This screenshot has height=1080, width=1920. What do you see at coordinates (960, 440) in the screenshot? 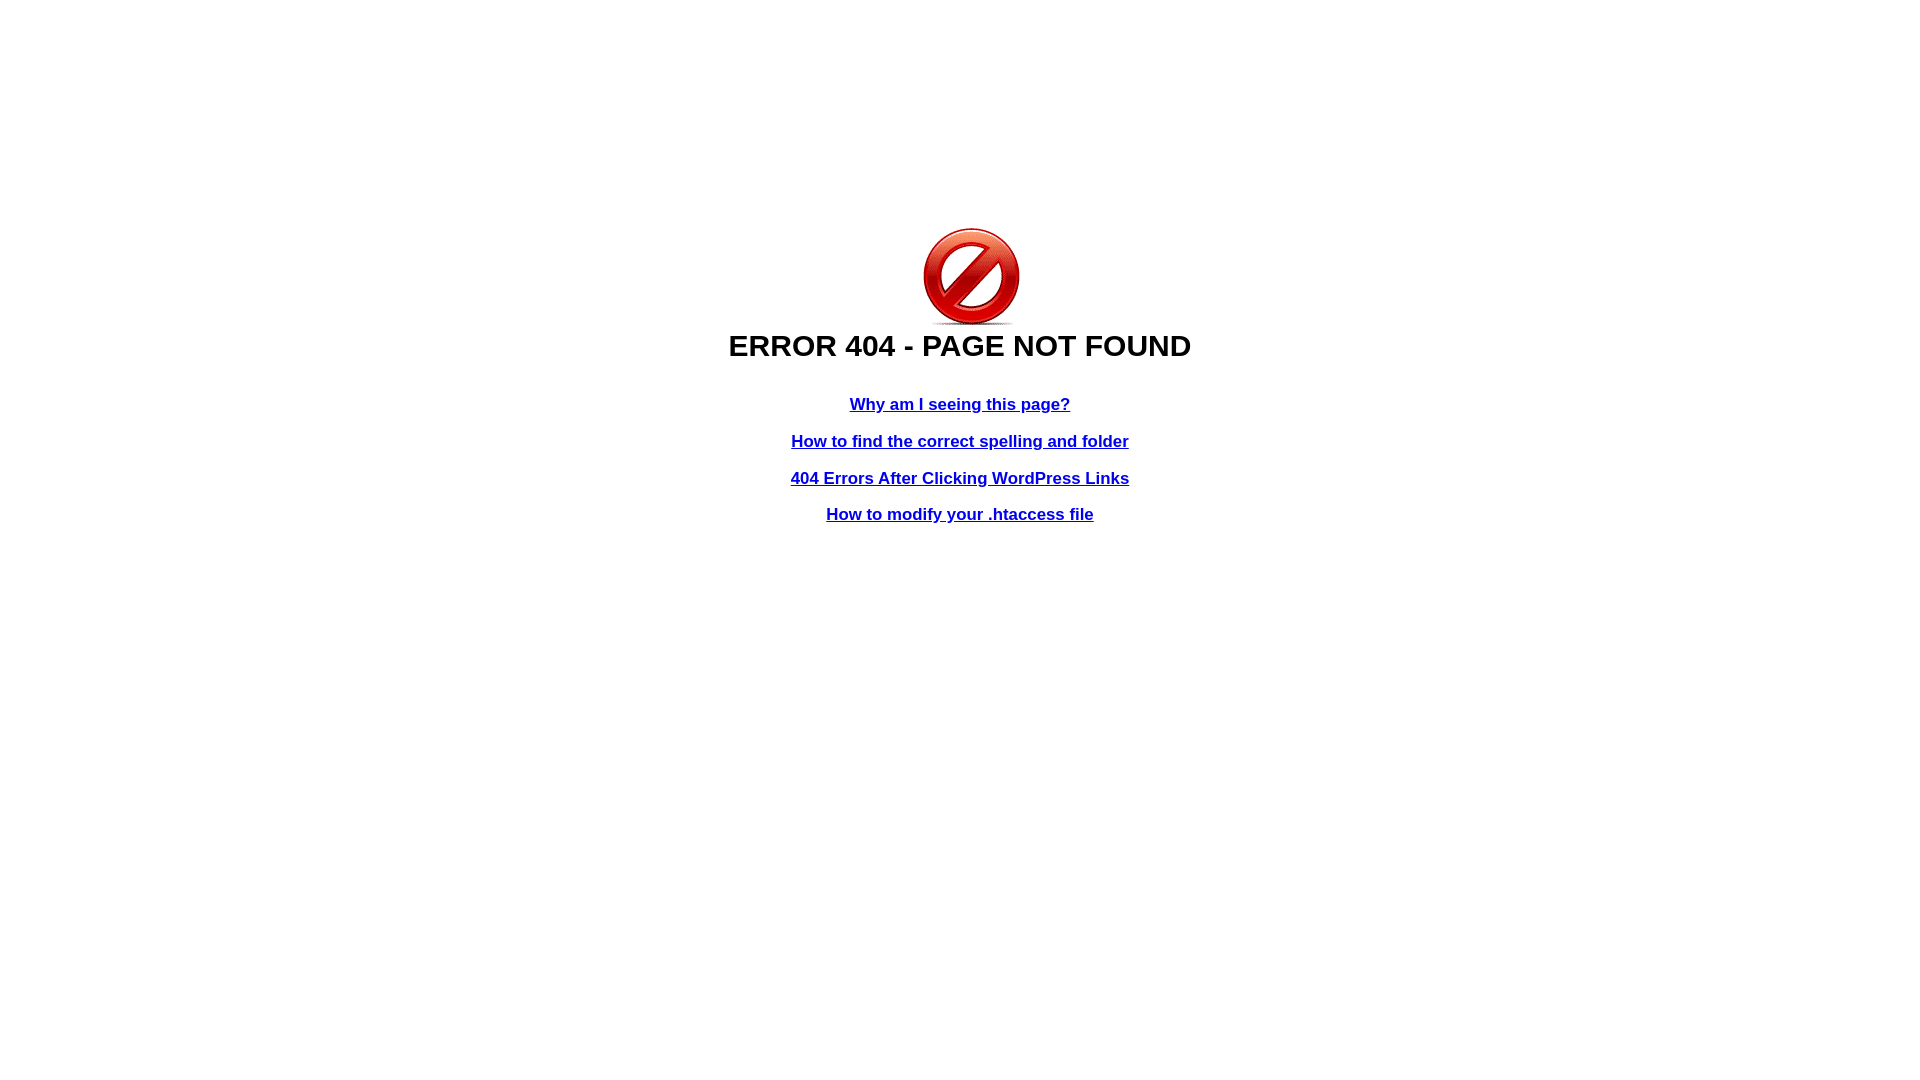
I see `'How to find the correct spelling and folder'` at bounding box center [960, 440].